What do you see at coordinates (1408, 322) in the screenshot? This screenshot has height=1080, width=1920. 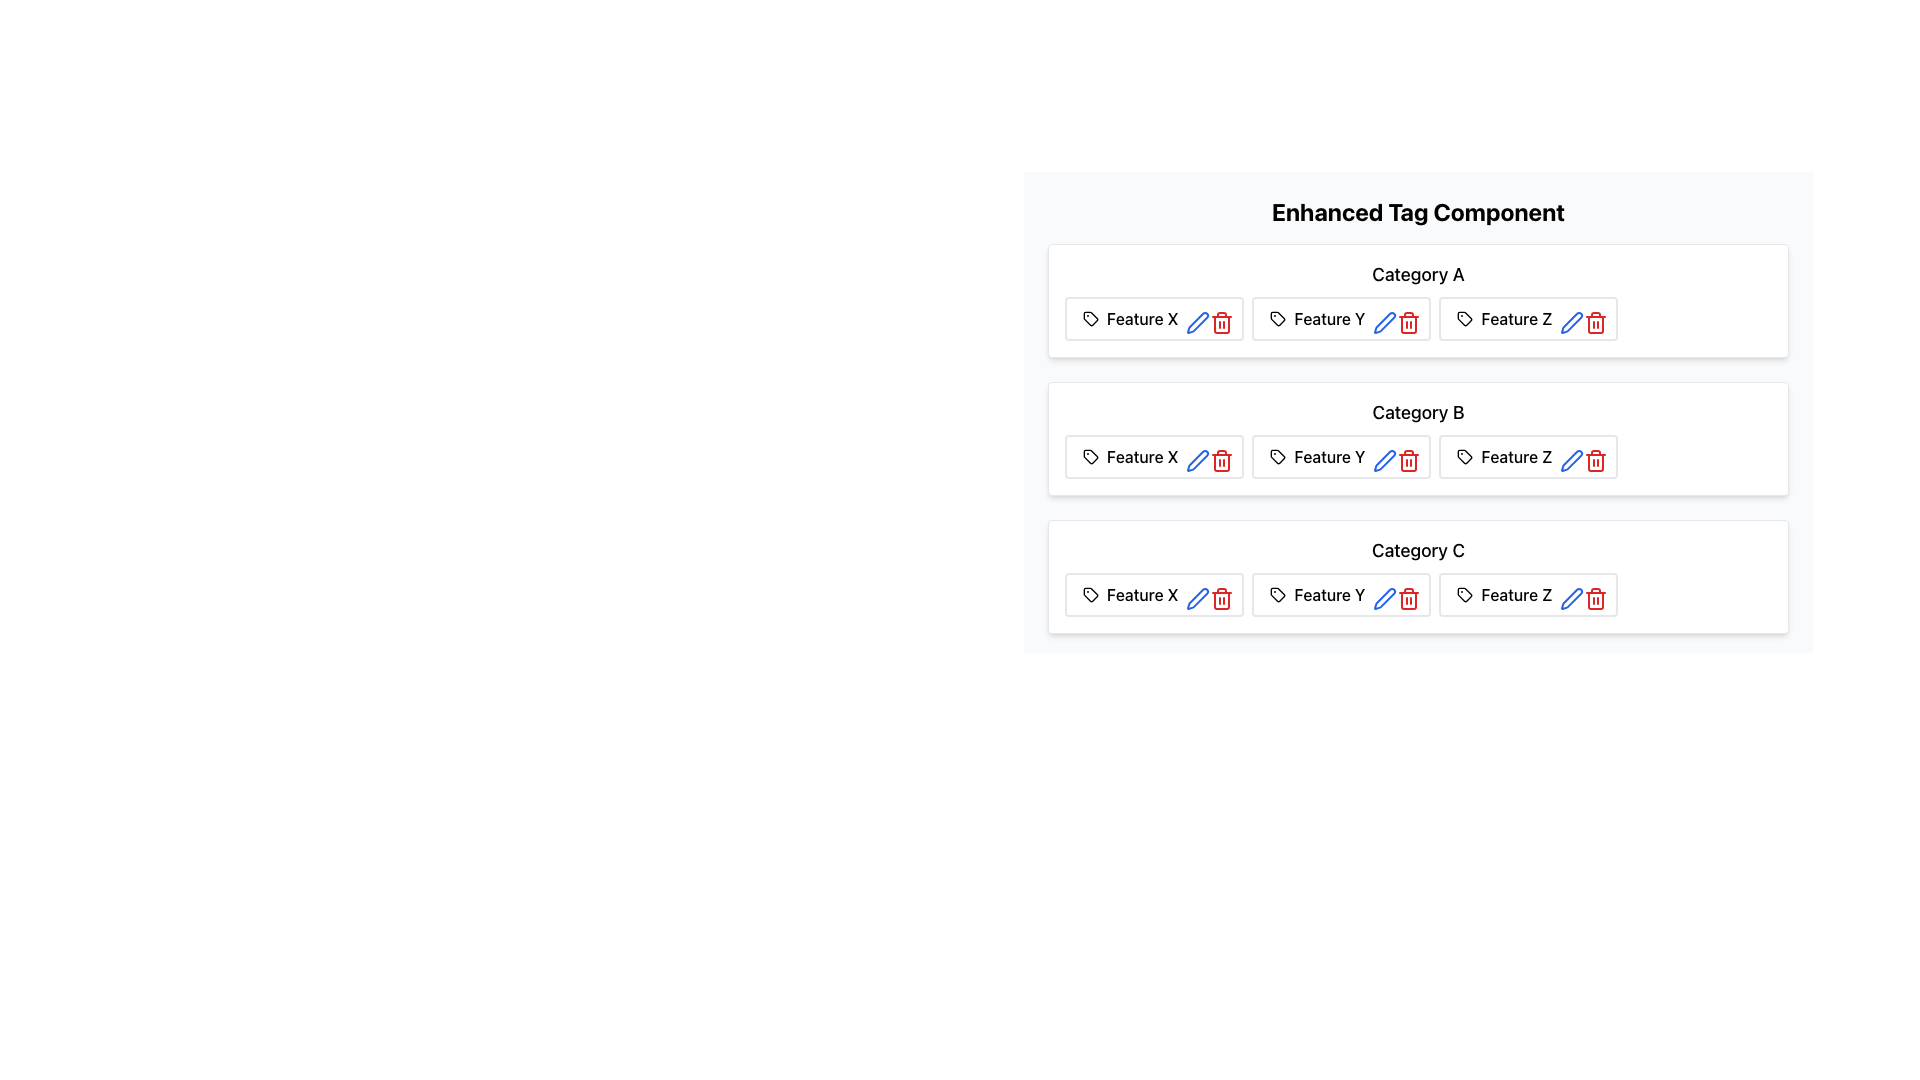 I see `the delete button, which is the third icon in the row of actions associated with 'Feature Y' under Category A, located between a blue pencil icon and the third tag, Feature Z` at bounding box center [1408, 322].